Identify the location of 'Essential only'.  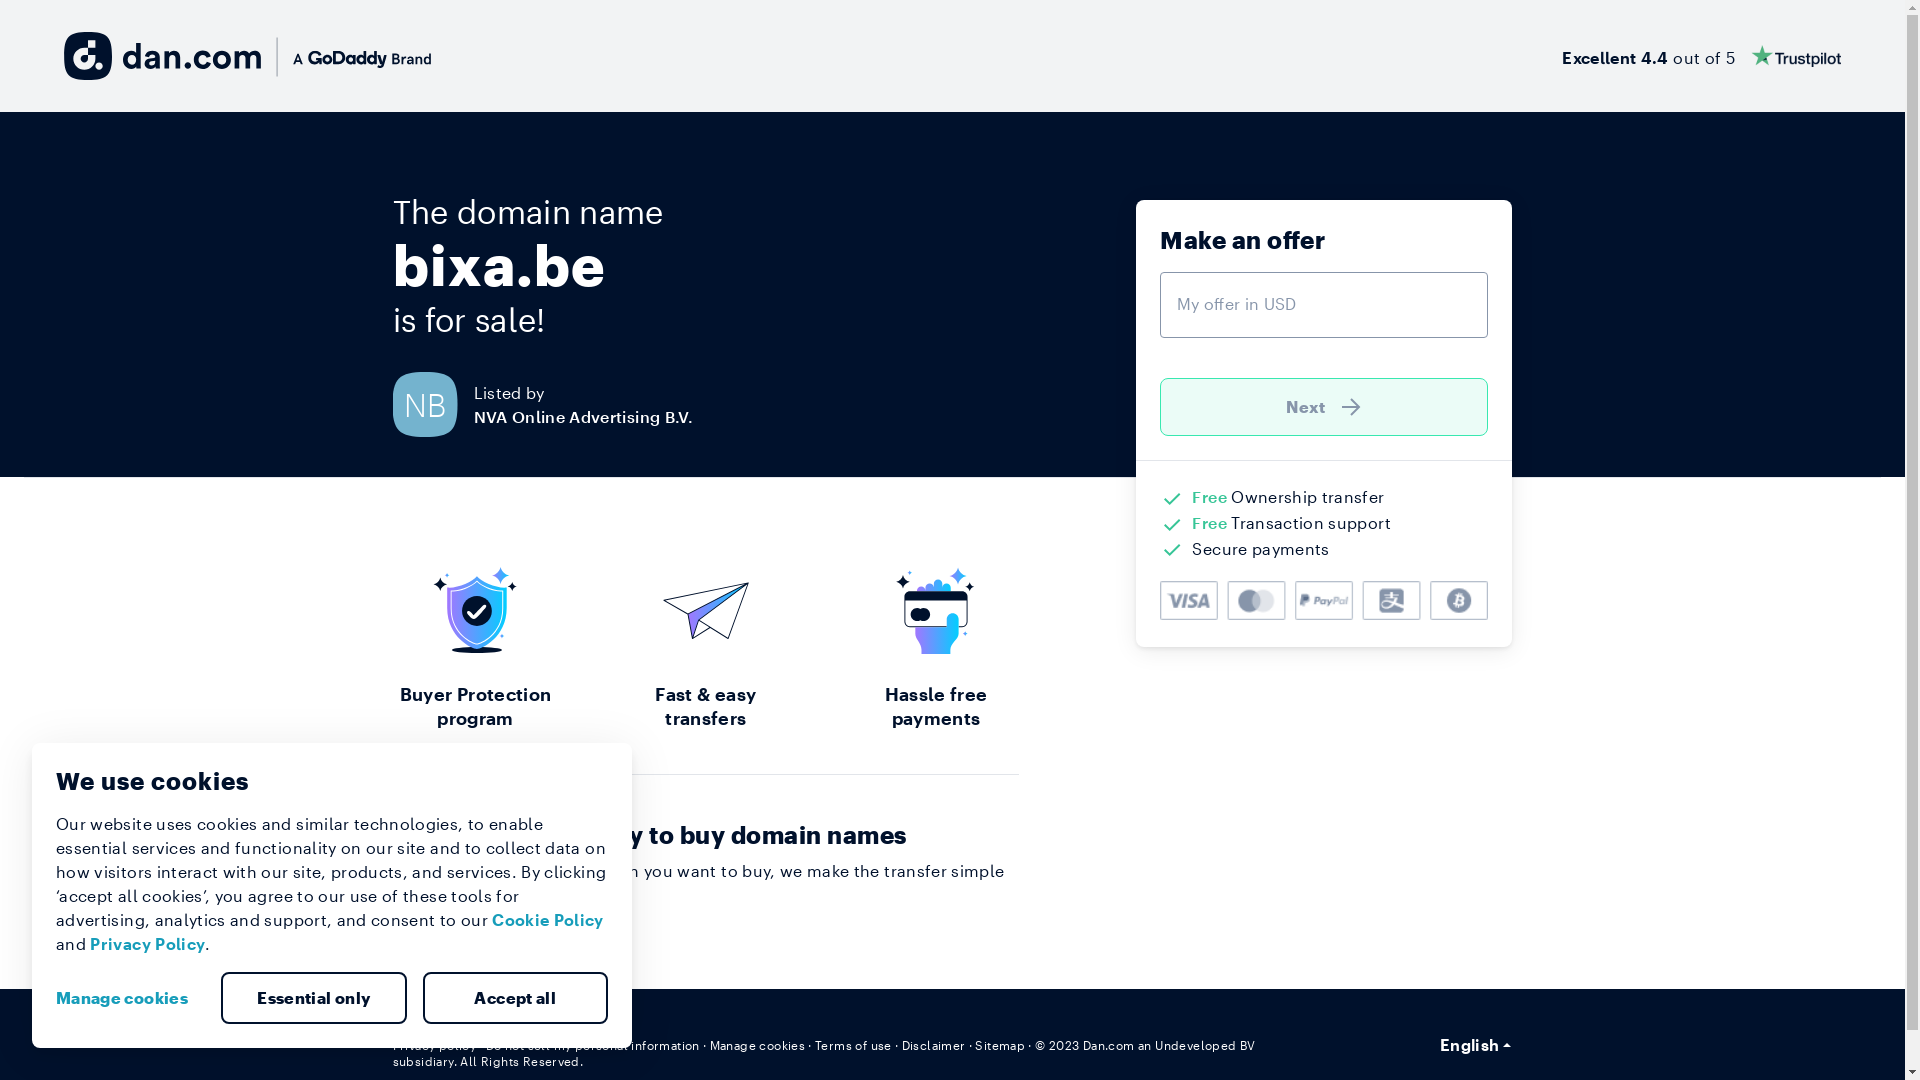
(312, 998).